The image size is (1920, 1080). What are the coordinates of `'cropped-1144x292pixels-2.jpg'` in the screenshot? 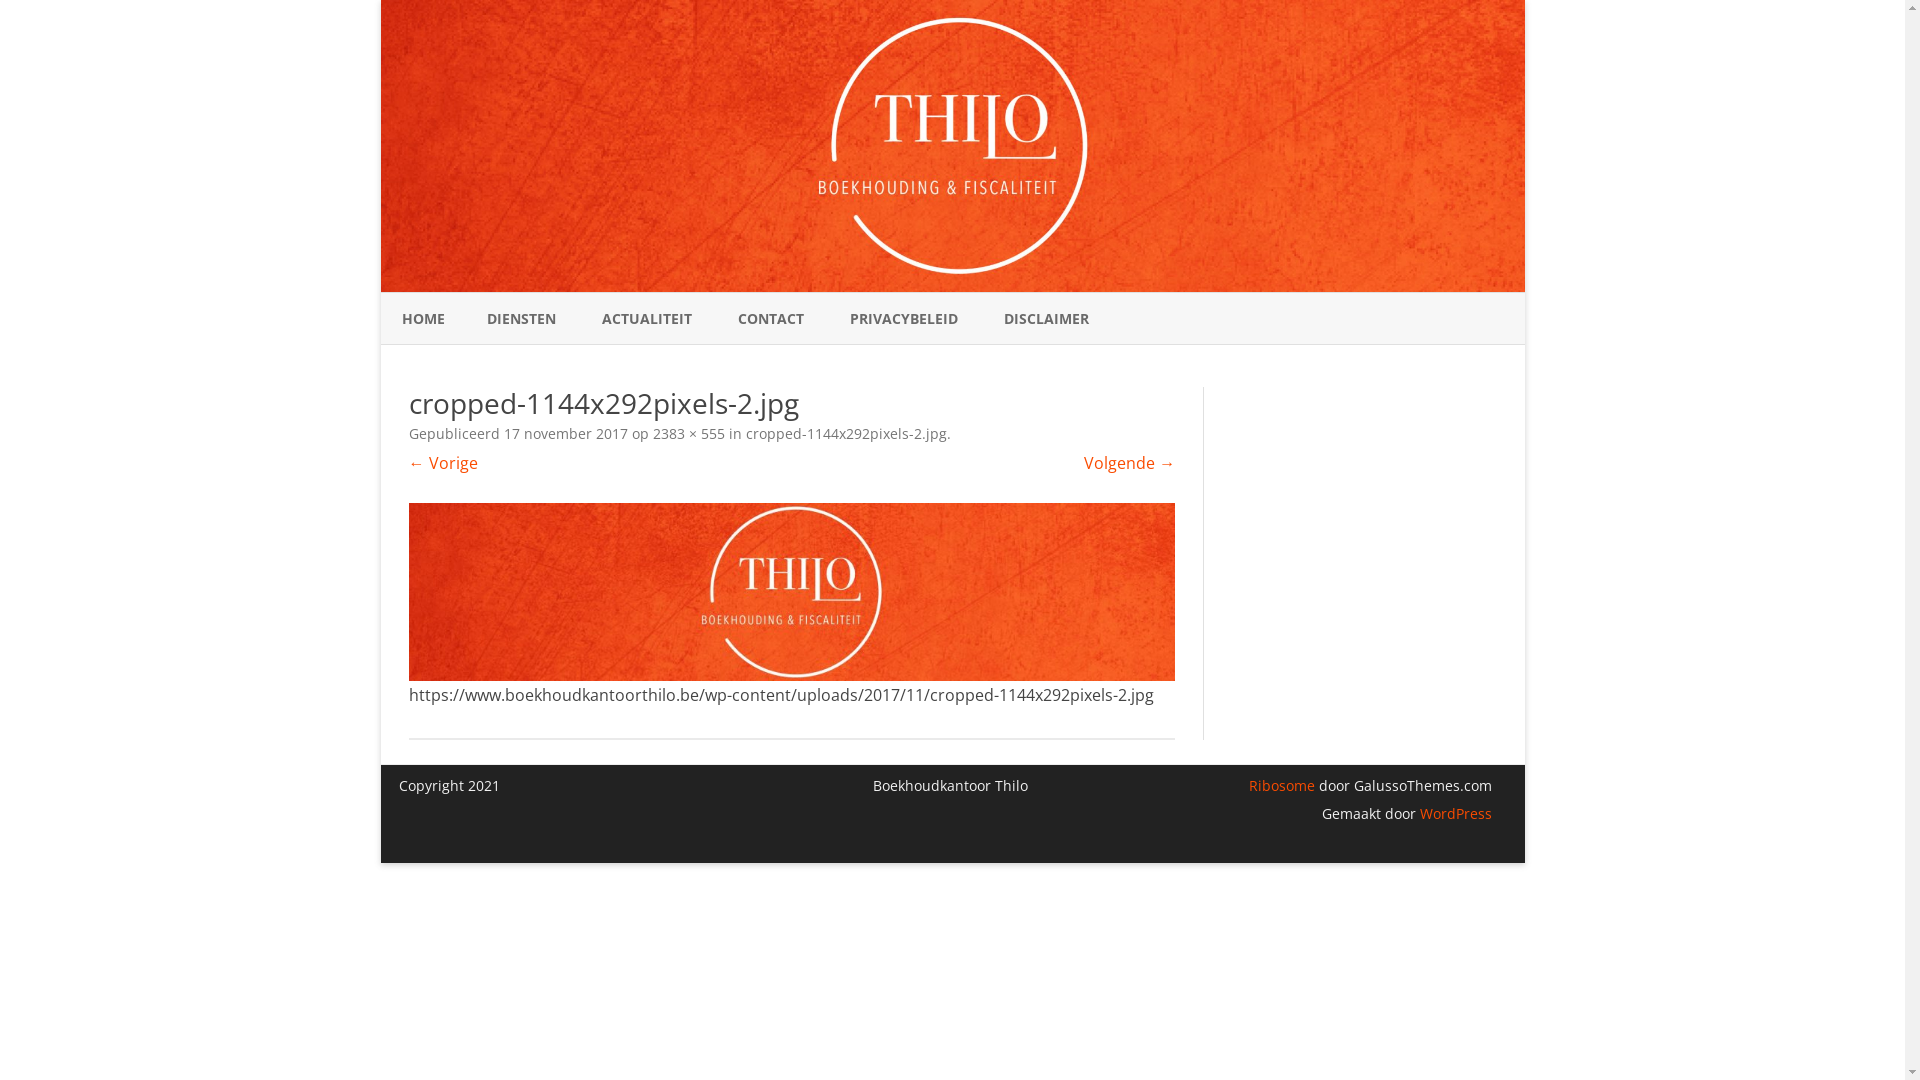 It's located at (846, 432).